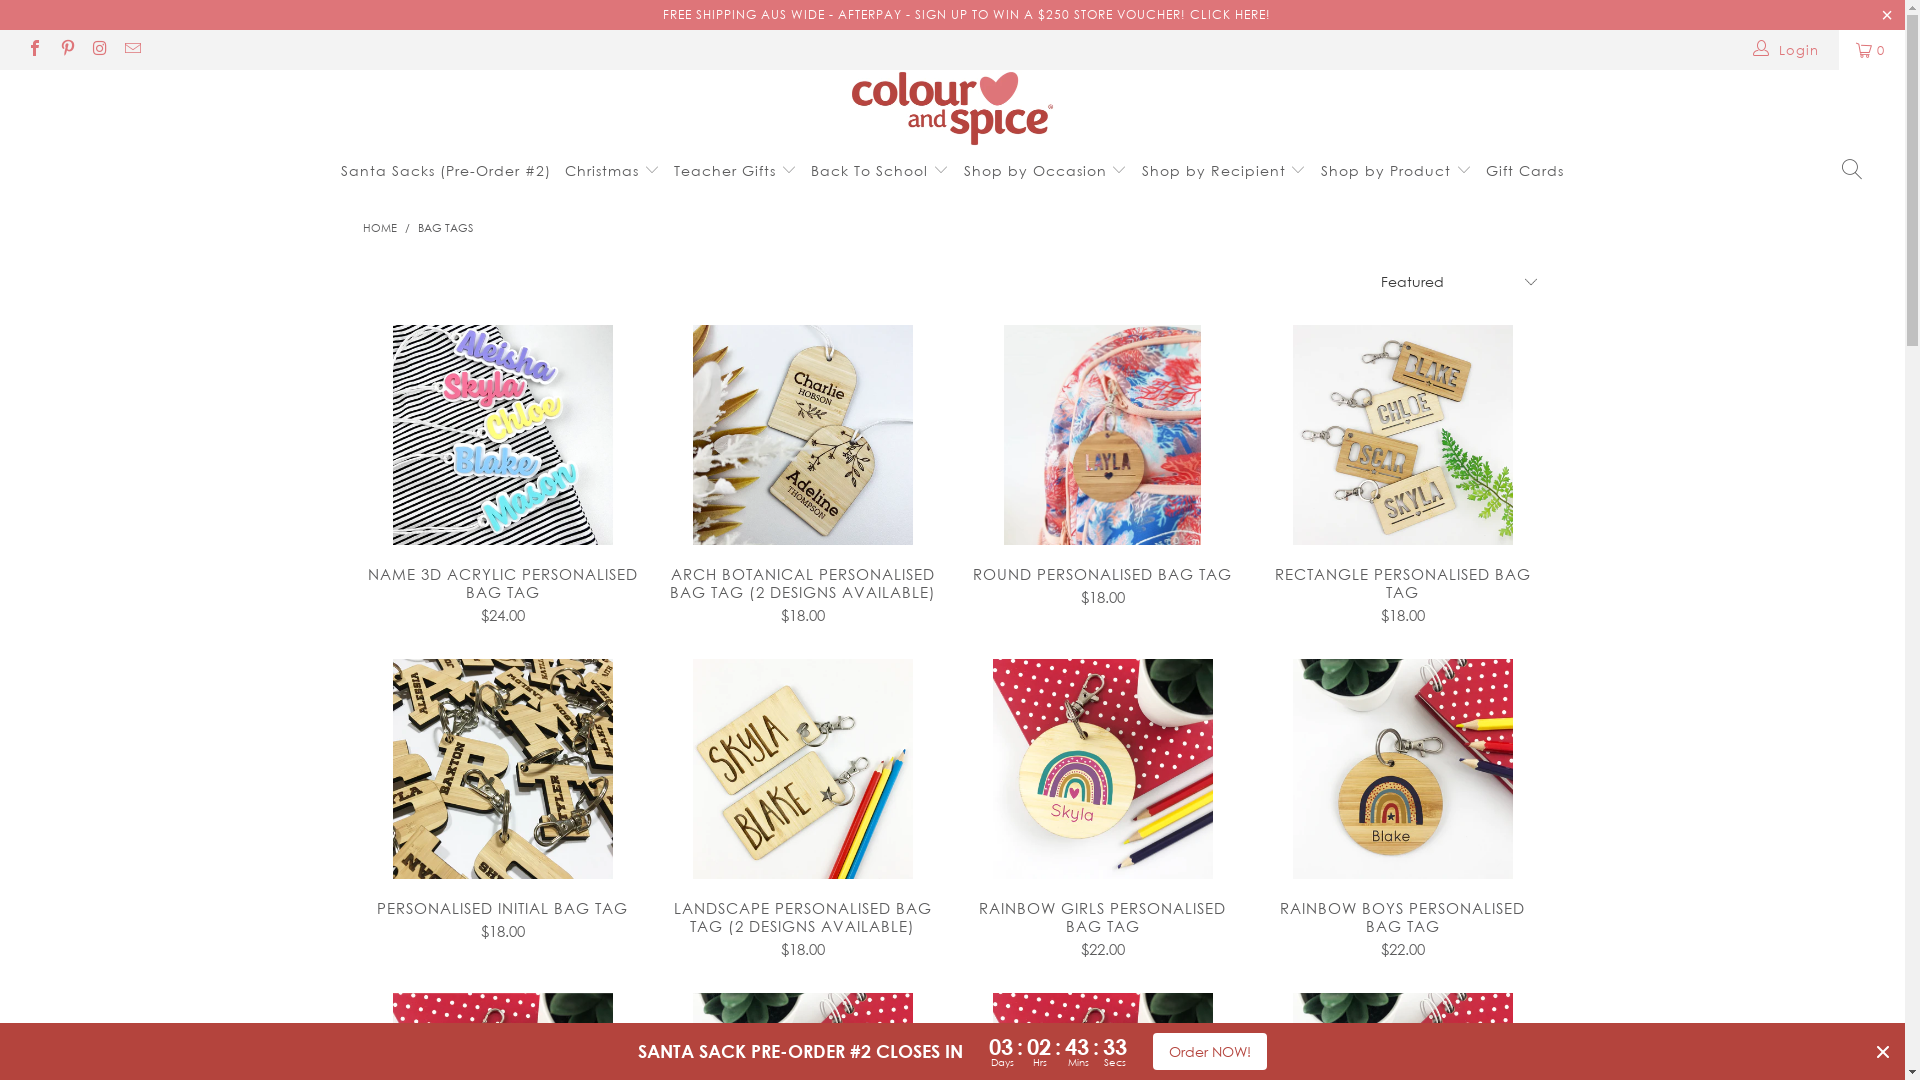 The image size is (1920, 1080). I want to click on 'Santa Sacks (Pre-Order #2)', so click(445, 169).